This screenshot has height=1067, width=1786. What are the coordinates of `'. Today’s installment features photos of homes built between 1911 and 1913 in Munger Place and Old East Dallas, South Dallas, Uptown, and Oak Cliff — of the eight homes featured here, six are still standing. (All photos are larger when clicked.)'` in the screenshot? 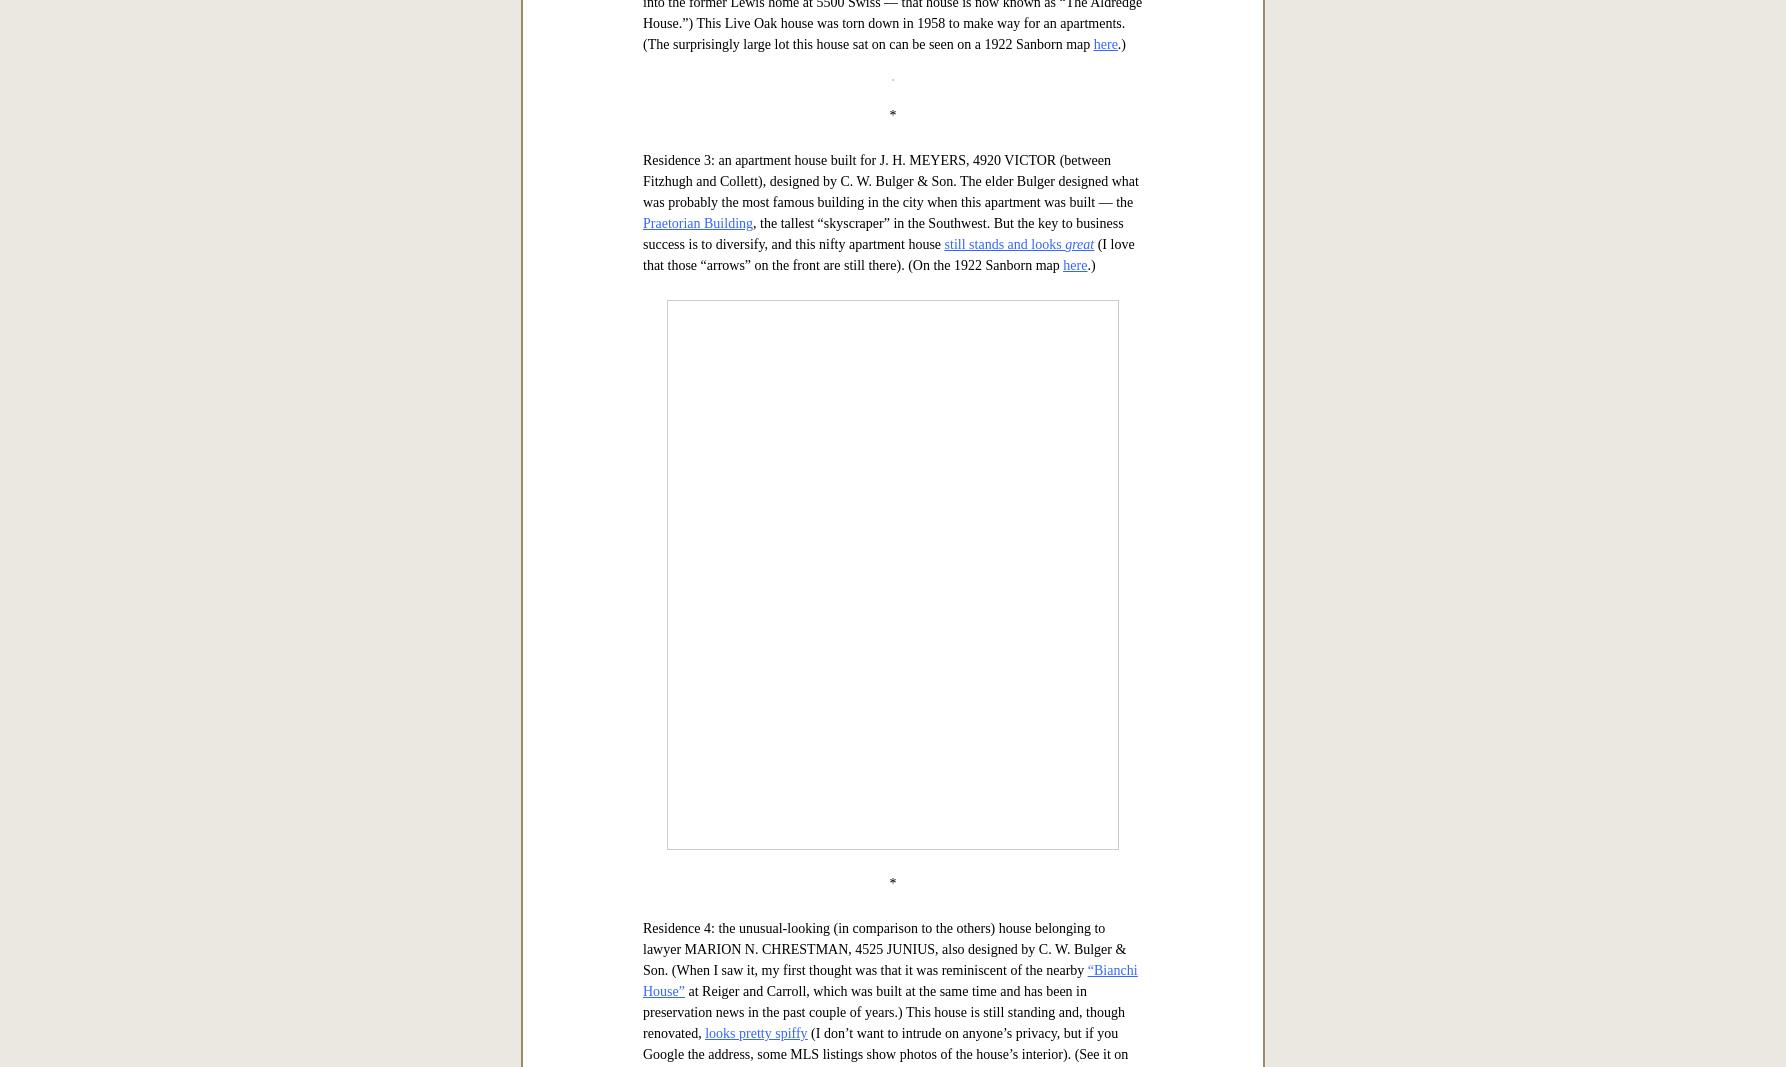 It's located at (642, 273).